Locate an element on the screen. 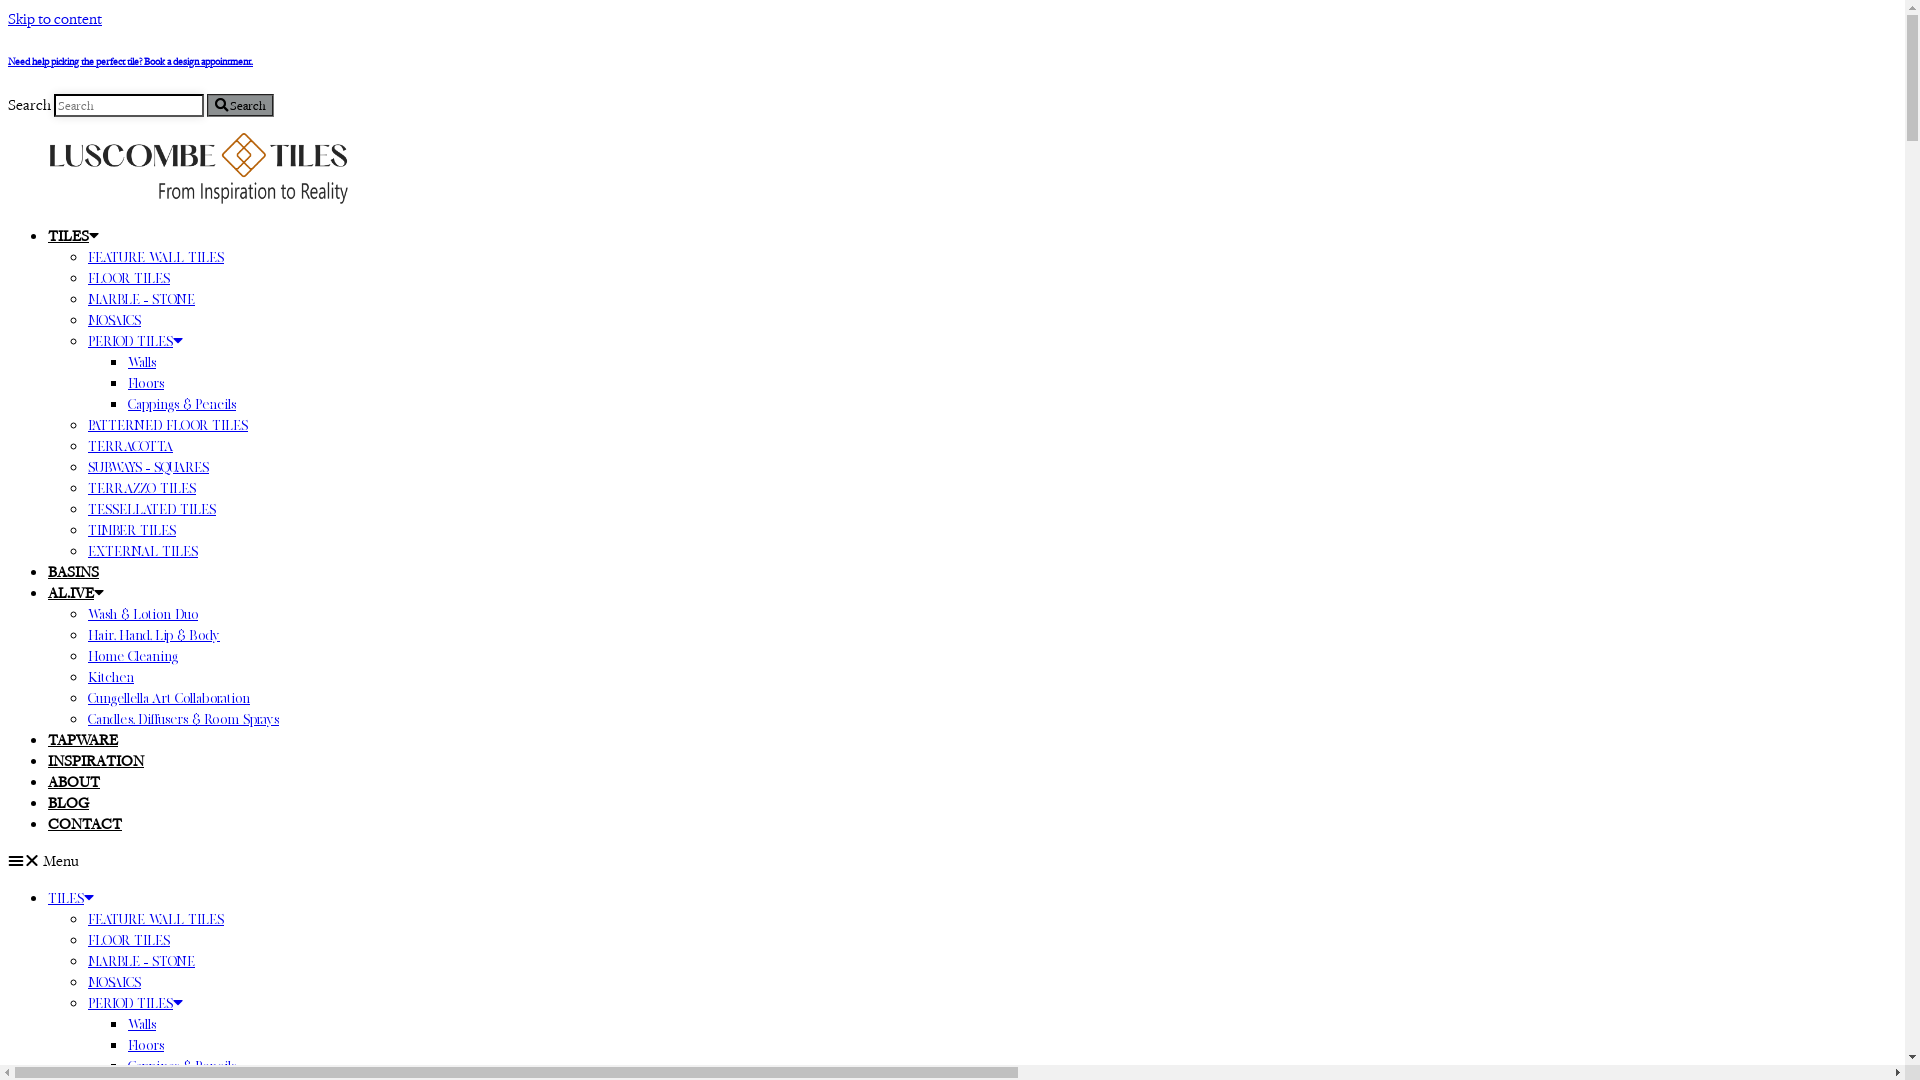  'EXTERNAL TILES' is located at coordinates (86, 551).